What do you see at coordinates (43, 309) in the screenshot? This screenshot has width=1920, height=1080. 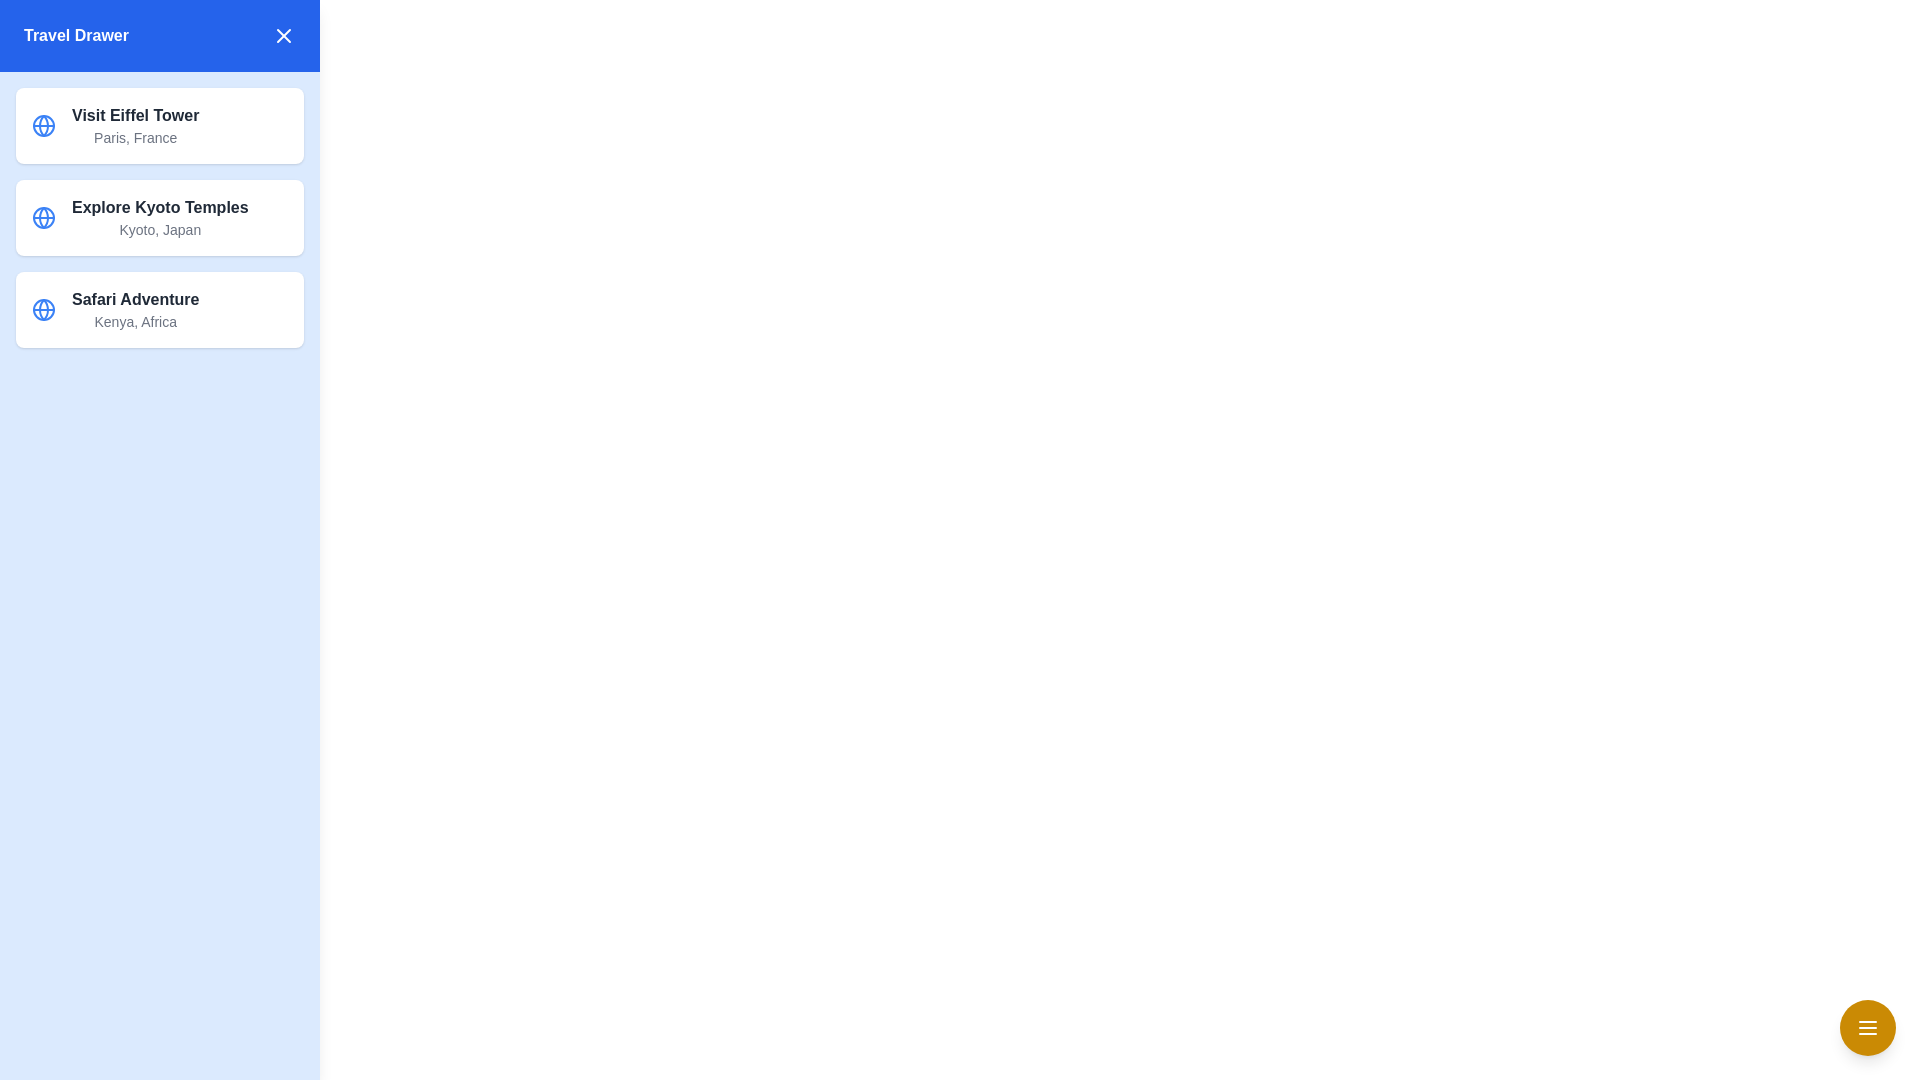 I see `the blue outlined circular SVG element that is part of the third globe icon to the left of the 'Safari Adventure' item in the list` at bounding box center [43, 309].